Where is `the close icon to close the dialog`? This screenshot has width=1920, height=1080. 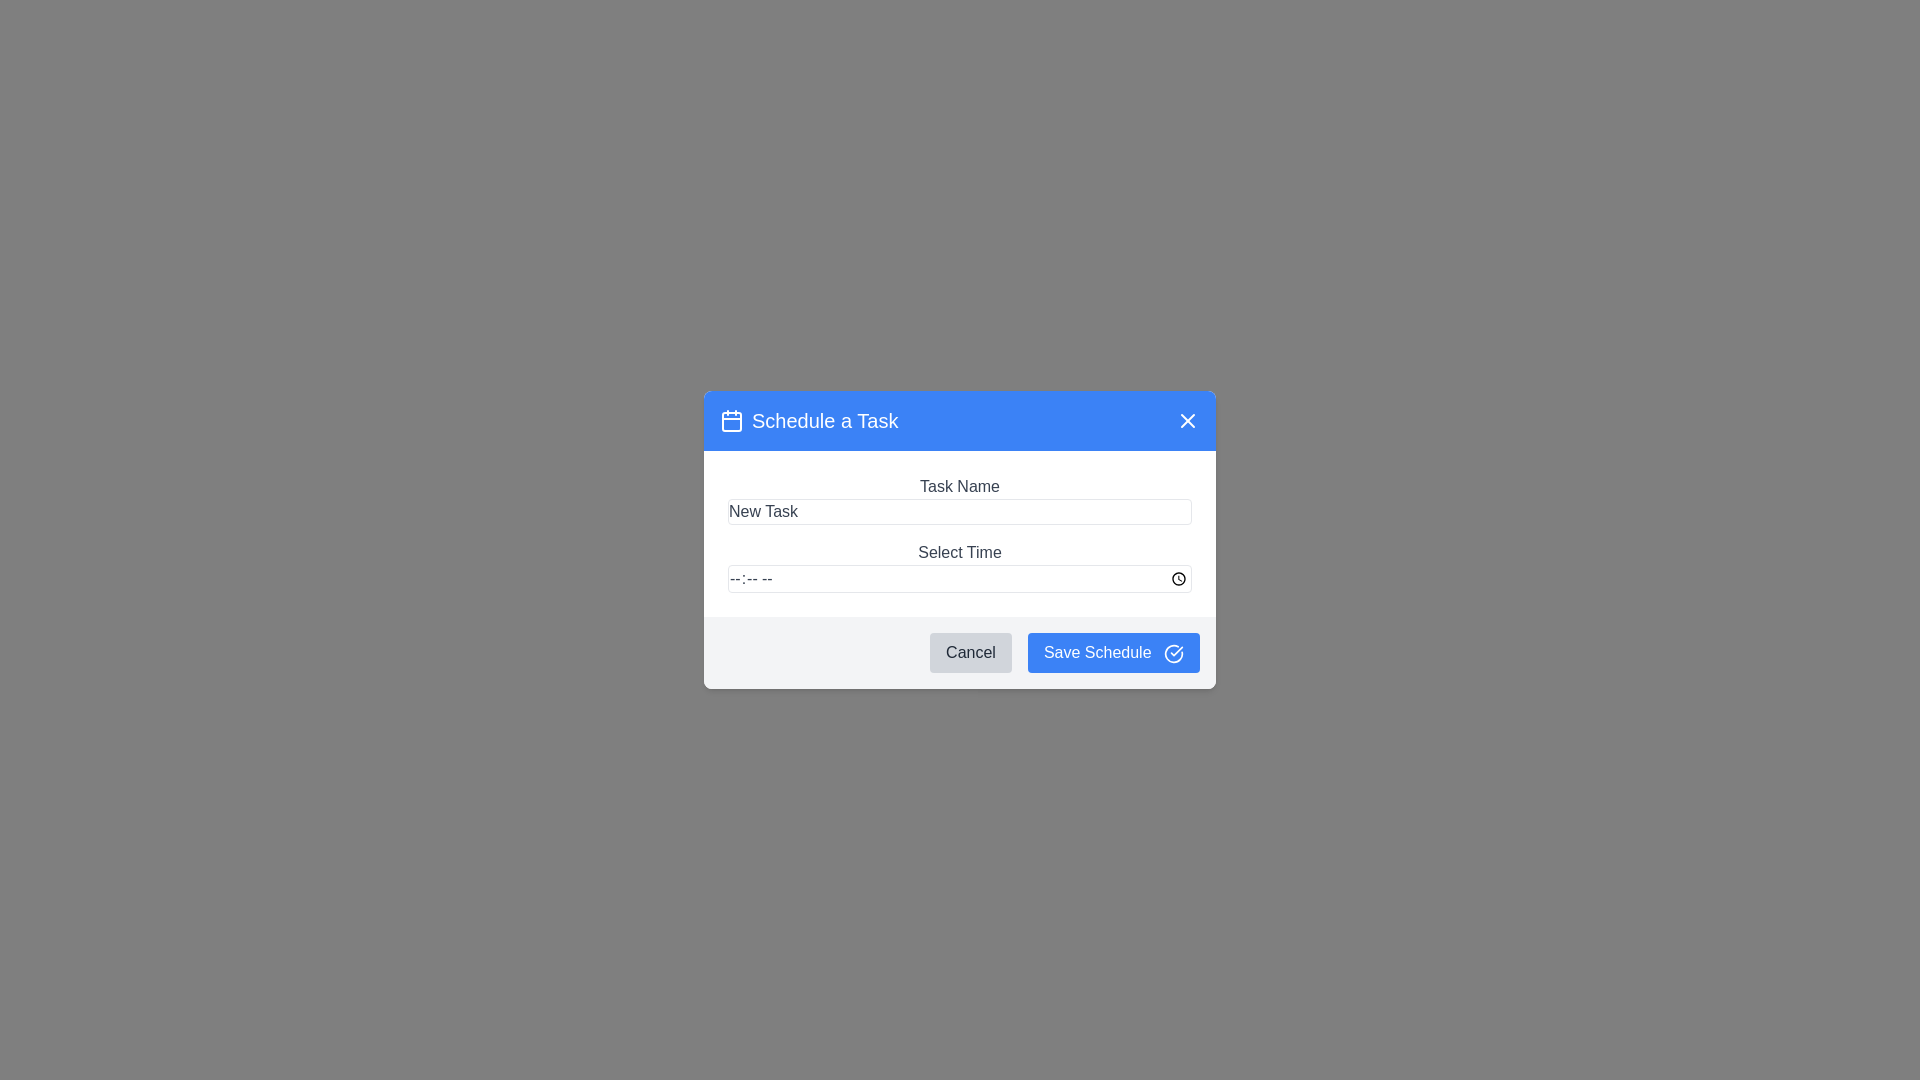
the close icon to close the dialog is located at coordinates (1188, 419).